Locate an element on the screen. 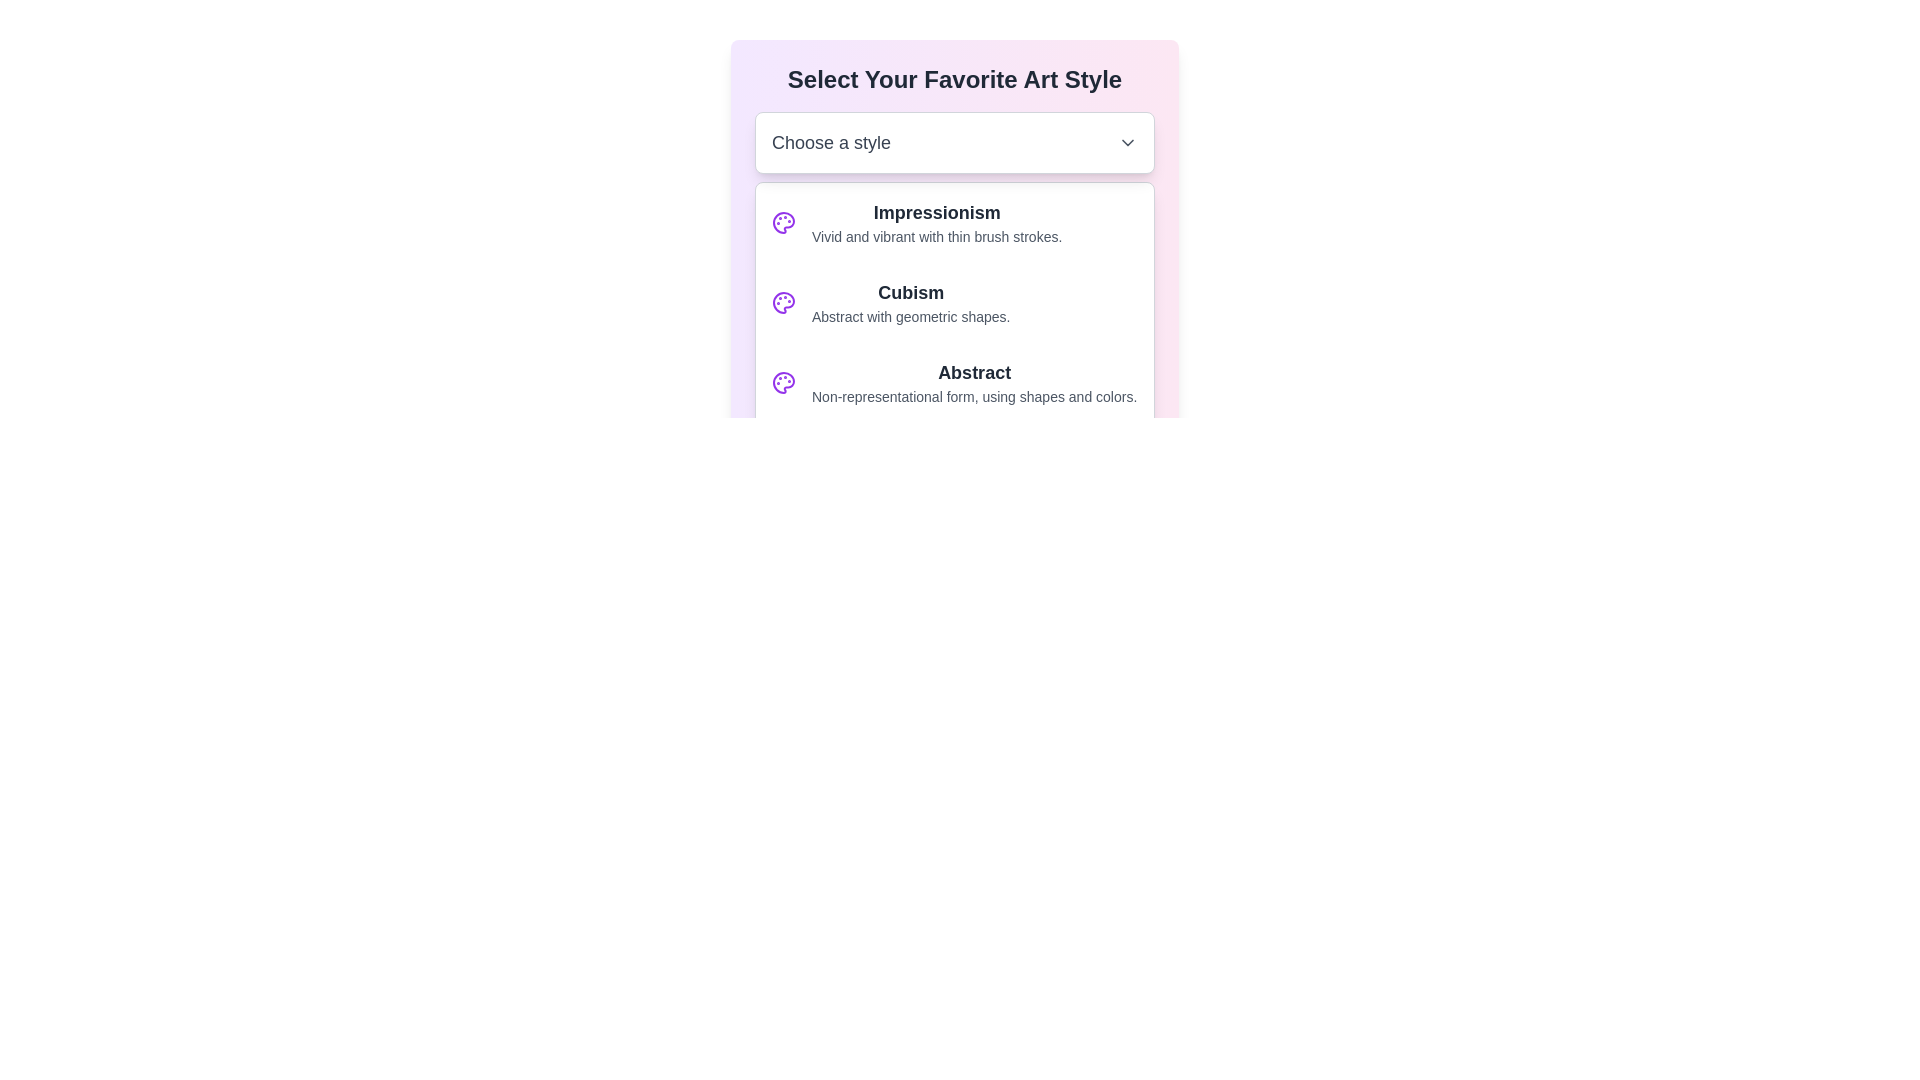 The height and width of the screenshot is (1080, 1920). the first item in the vertical list labeled 'Impressionism' is located at coordinates (935, 223).